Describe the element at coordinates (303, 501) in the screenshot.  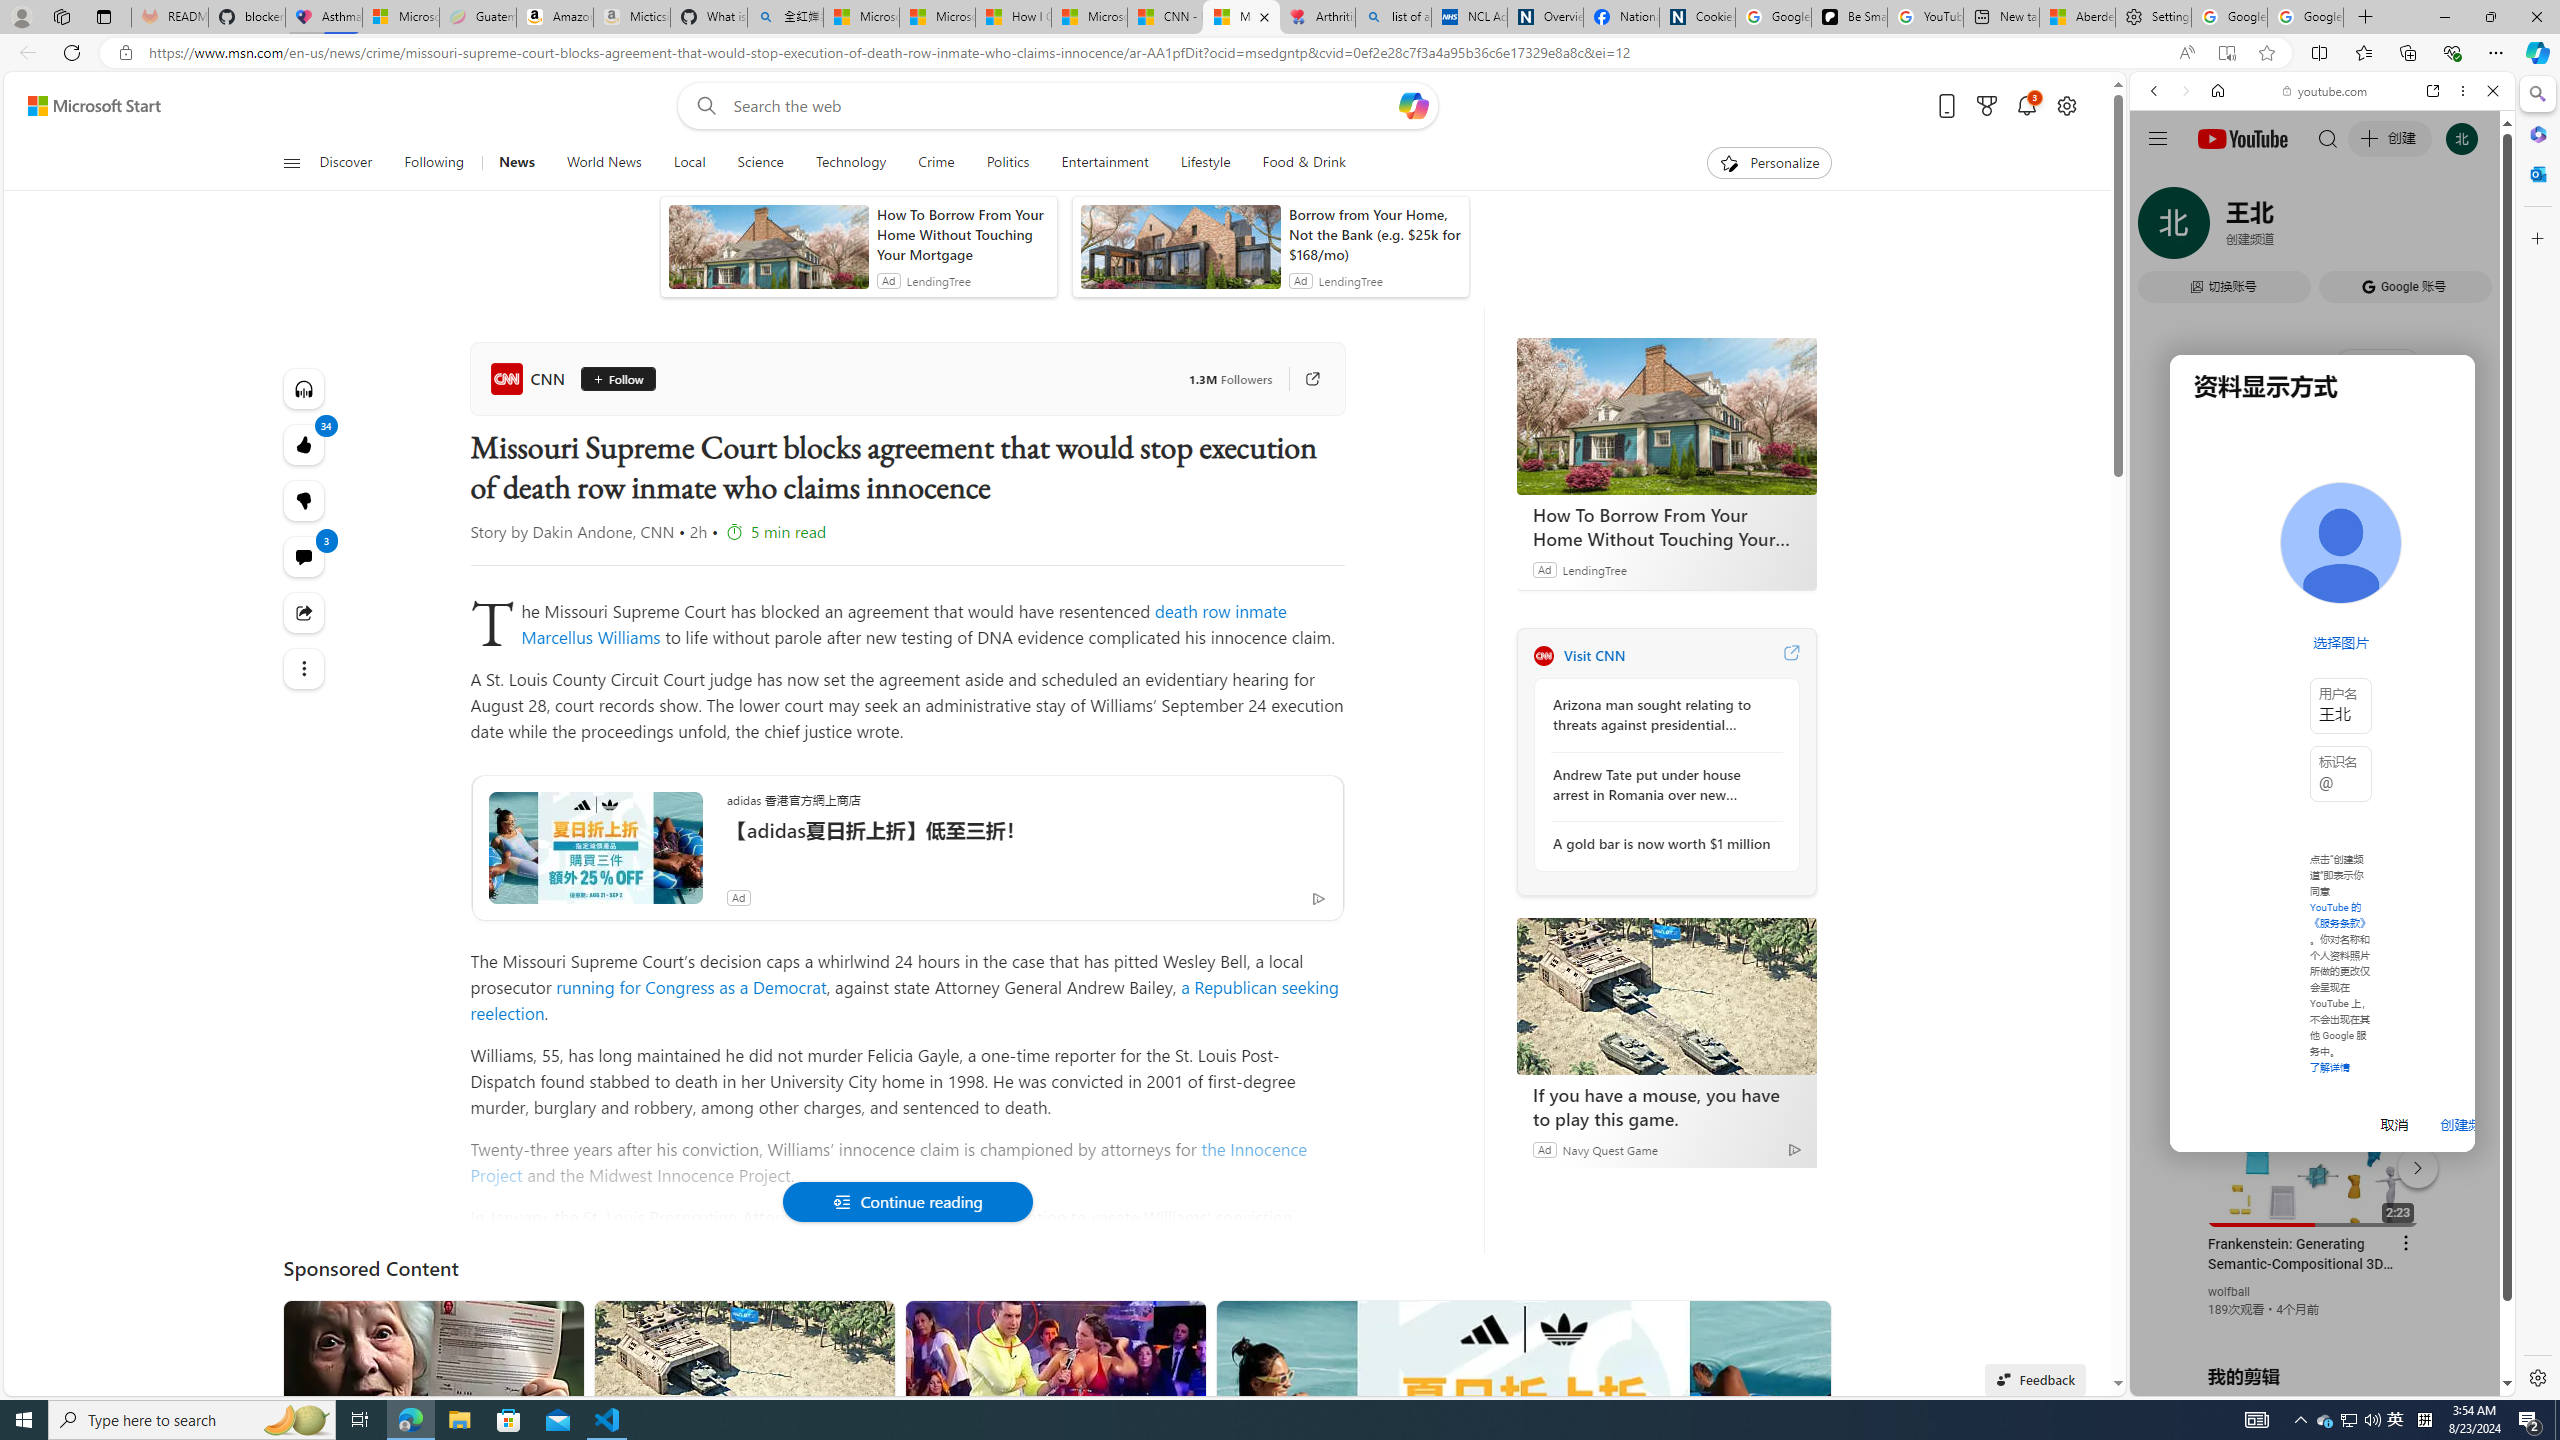
I see `'34'` at that location.